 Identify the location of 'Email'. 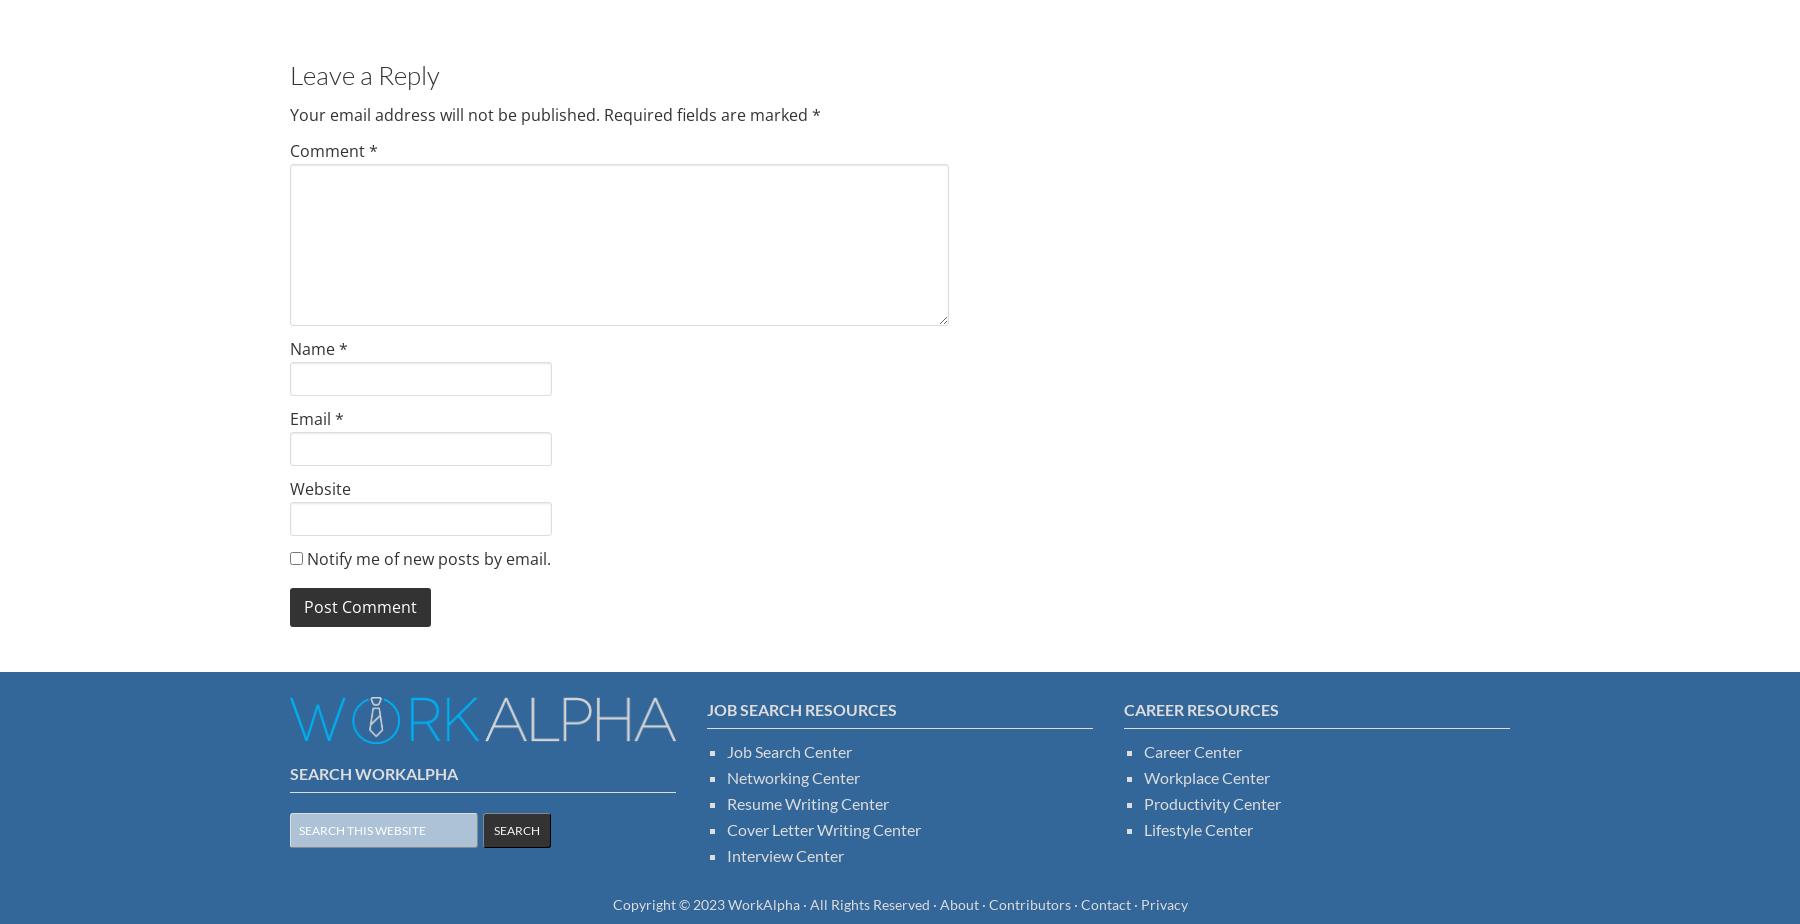
(311, 418).